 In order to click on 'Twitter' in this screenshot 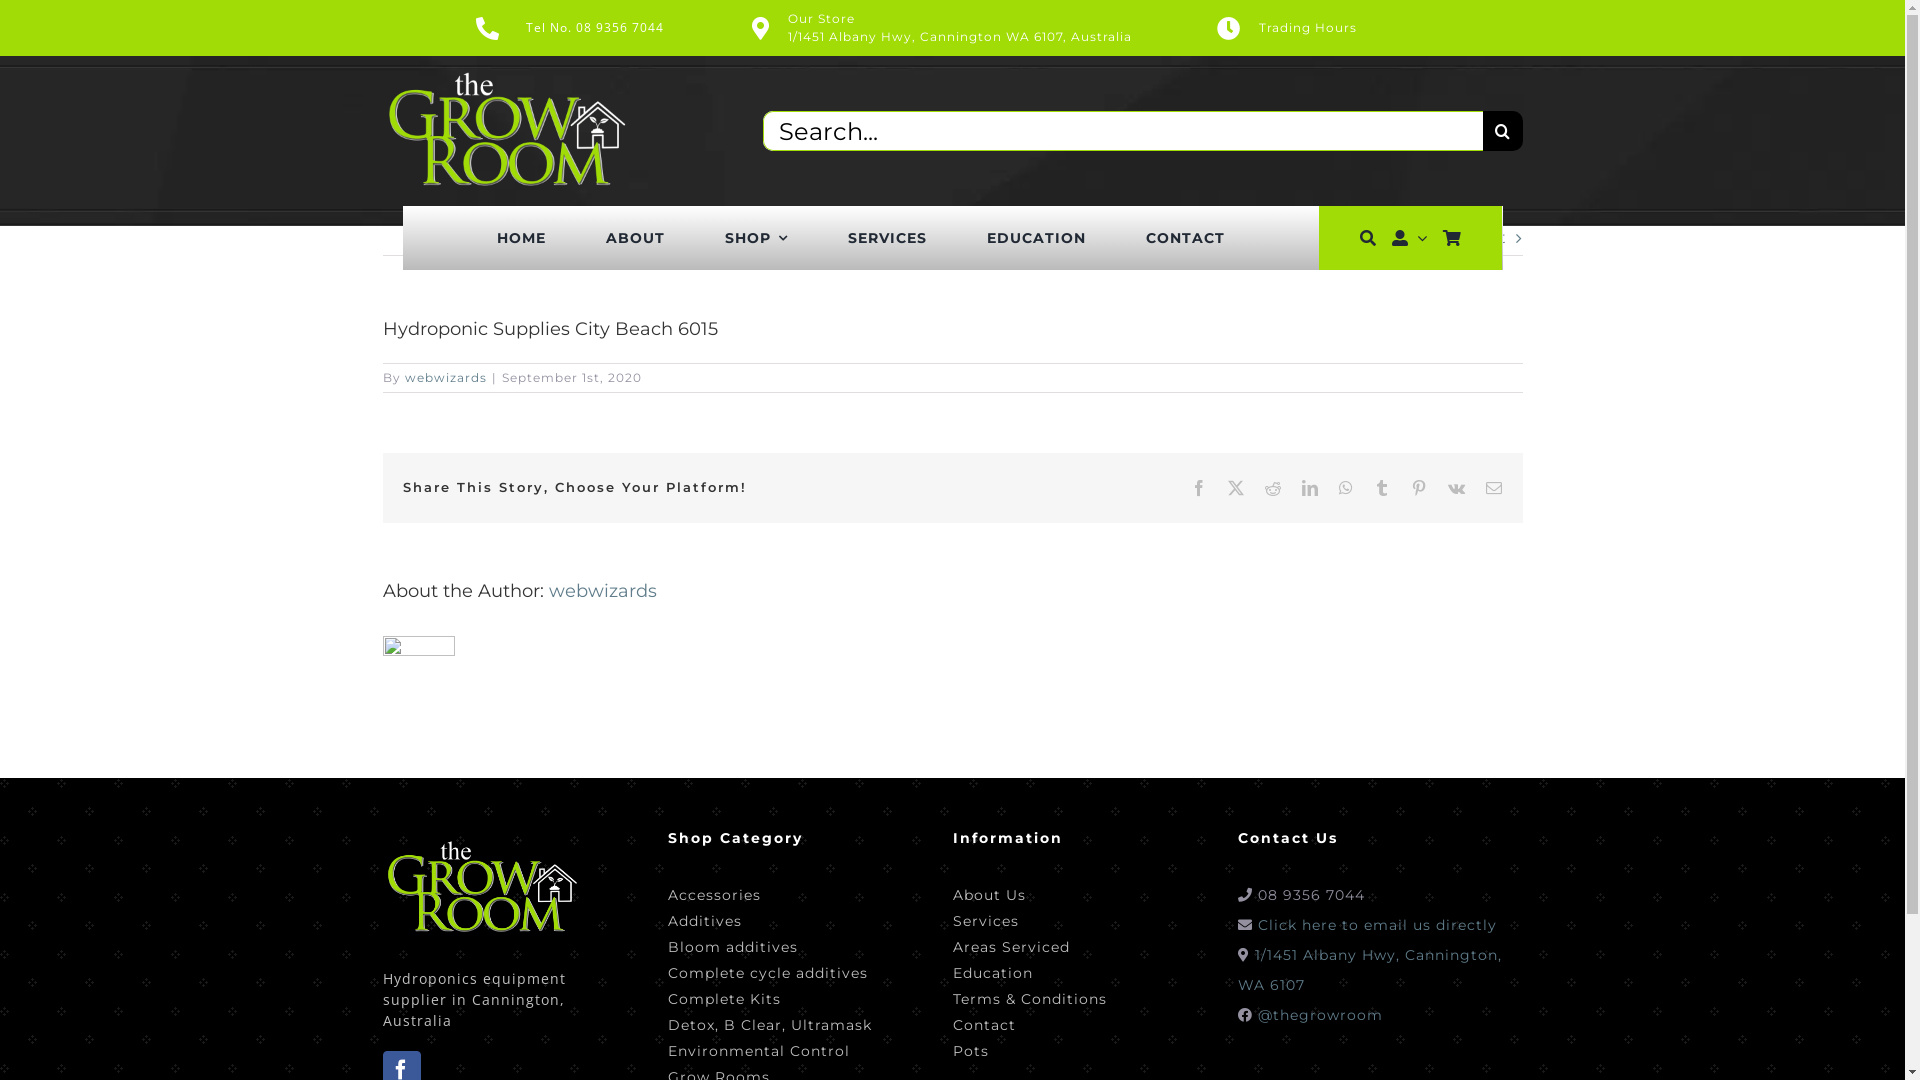, I will do `click(1235, 488)`.